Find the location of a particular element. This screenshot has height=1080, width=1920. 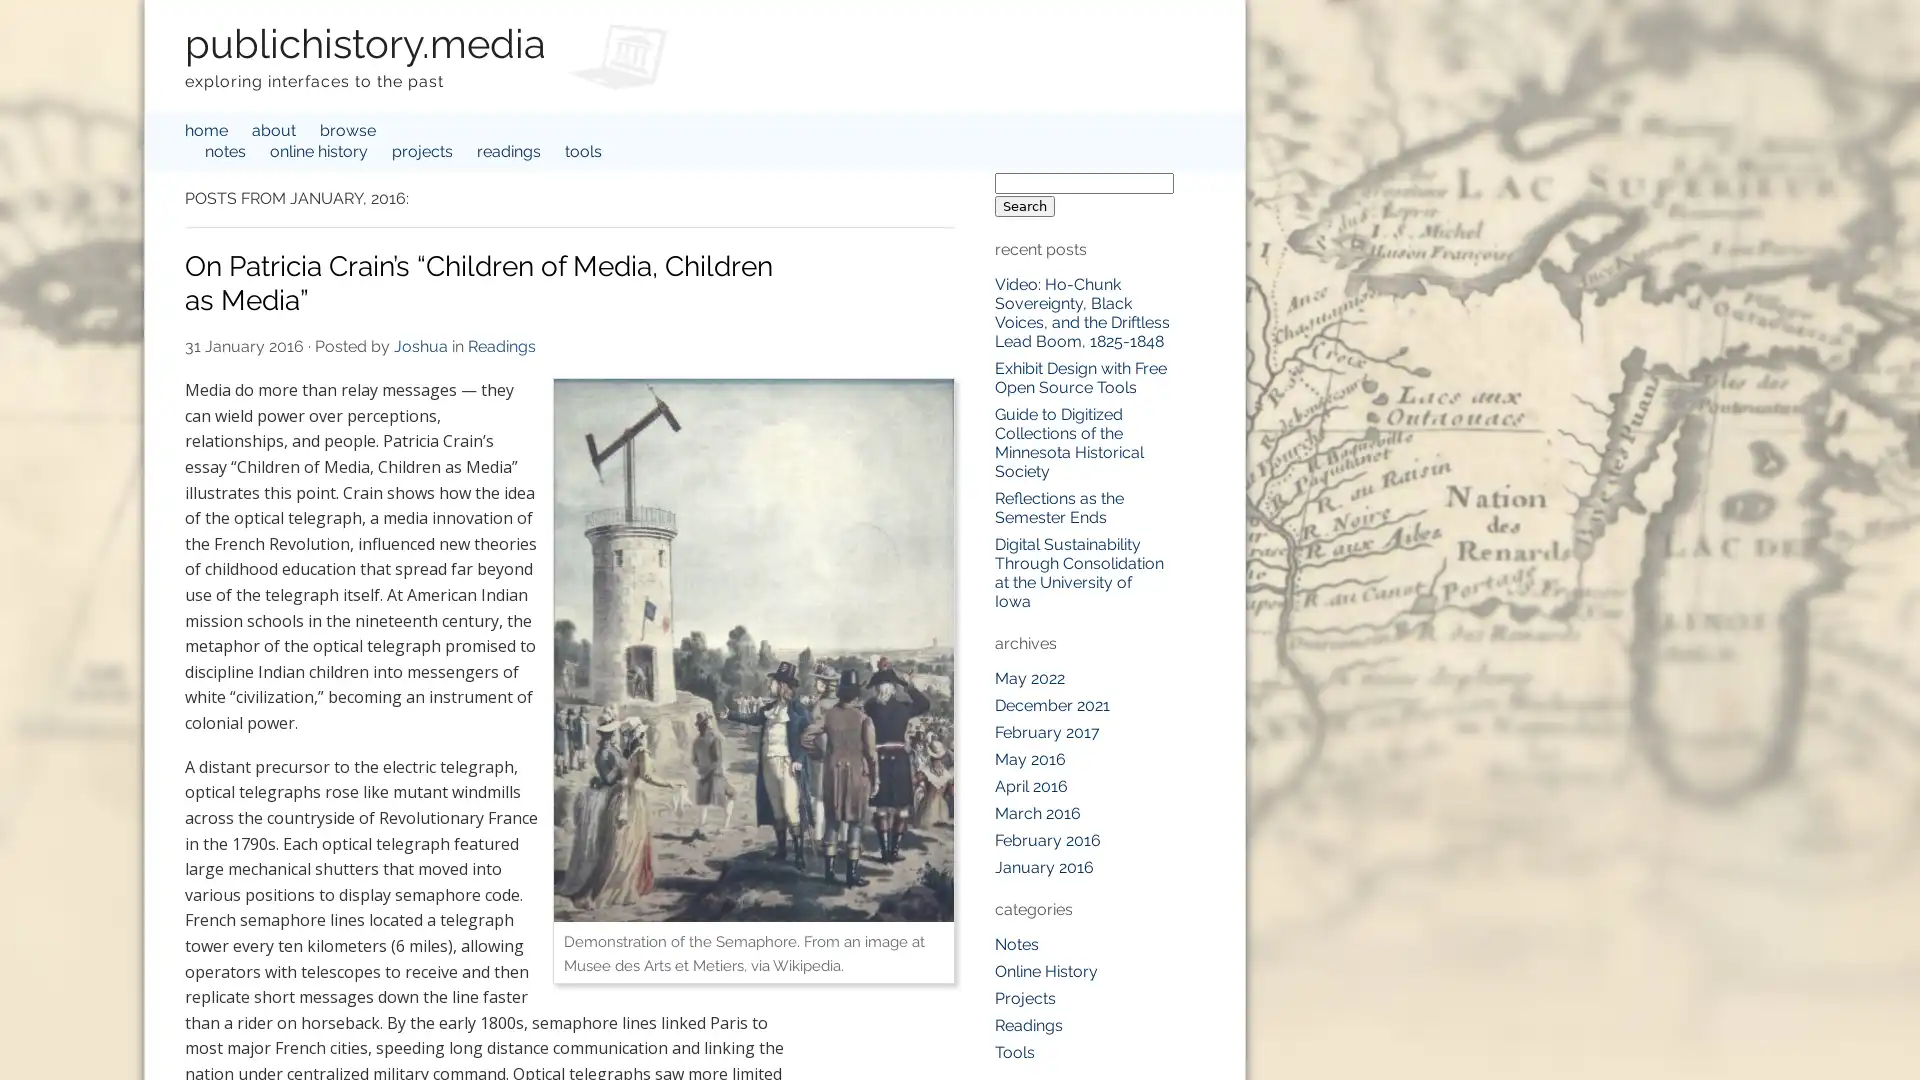

Search is located at coordinates (1025, 206).